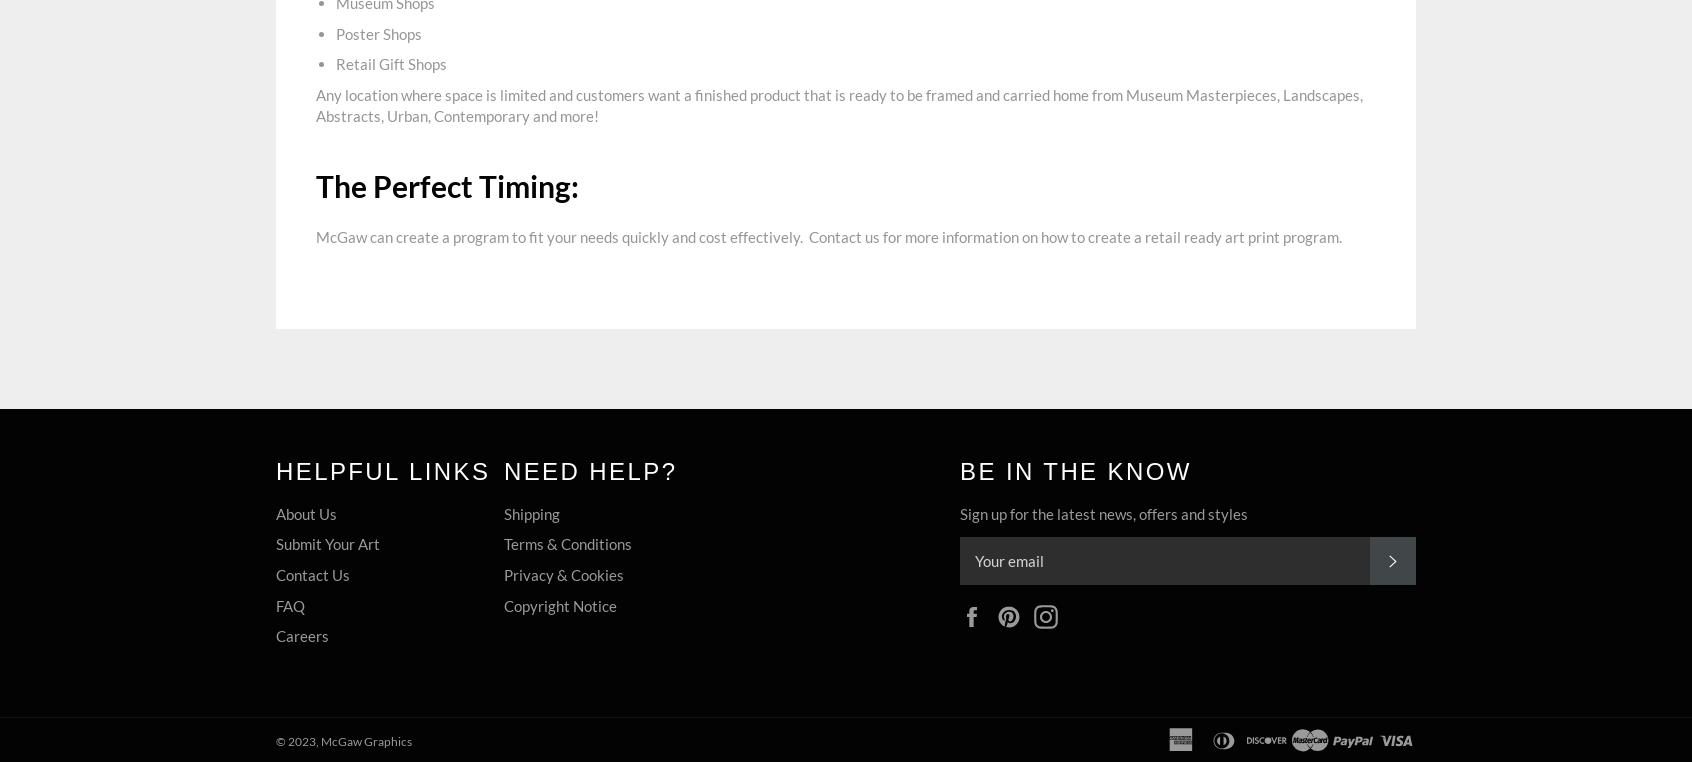 The height and width of the screenshot is (762, 1692). Describe the element at coordinates (379, 31) in the screenshot. I see `'Poster Shops'` at that location.